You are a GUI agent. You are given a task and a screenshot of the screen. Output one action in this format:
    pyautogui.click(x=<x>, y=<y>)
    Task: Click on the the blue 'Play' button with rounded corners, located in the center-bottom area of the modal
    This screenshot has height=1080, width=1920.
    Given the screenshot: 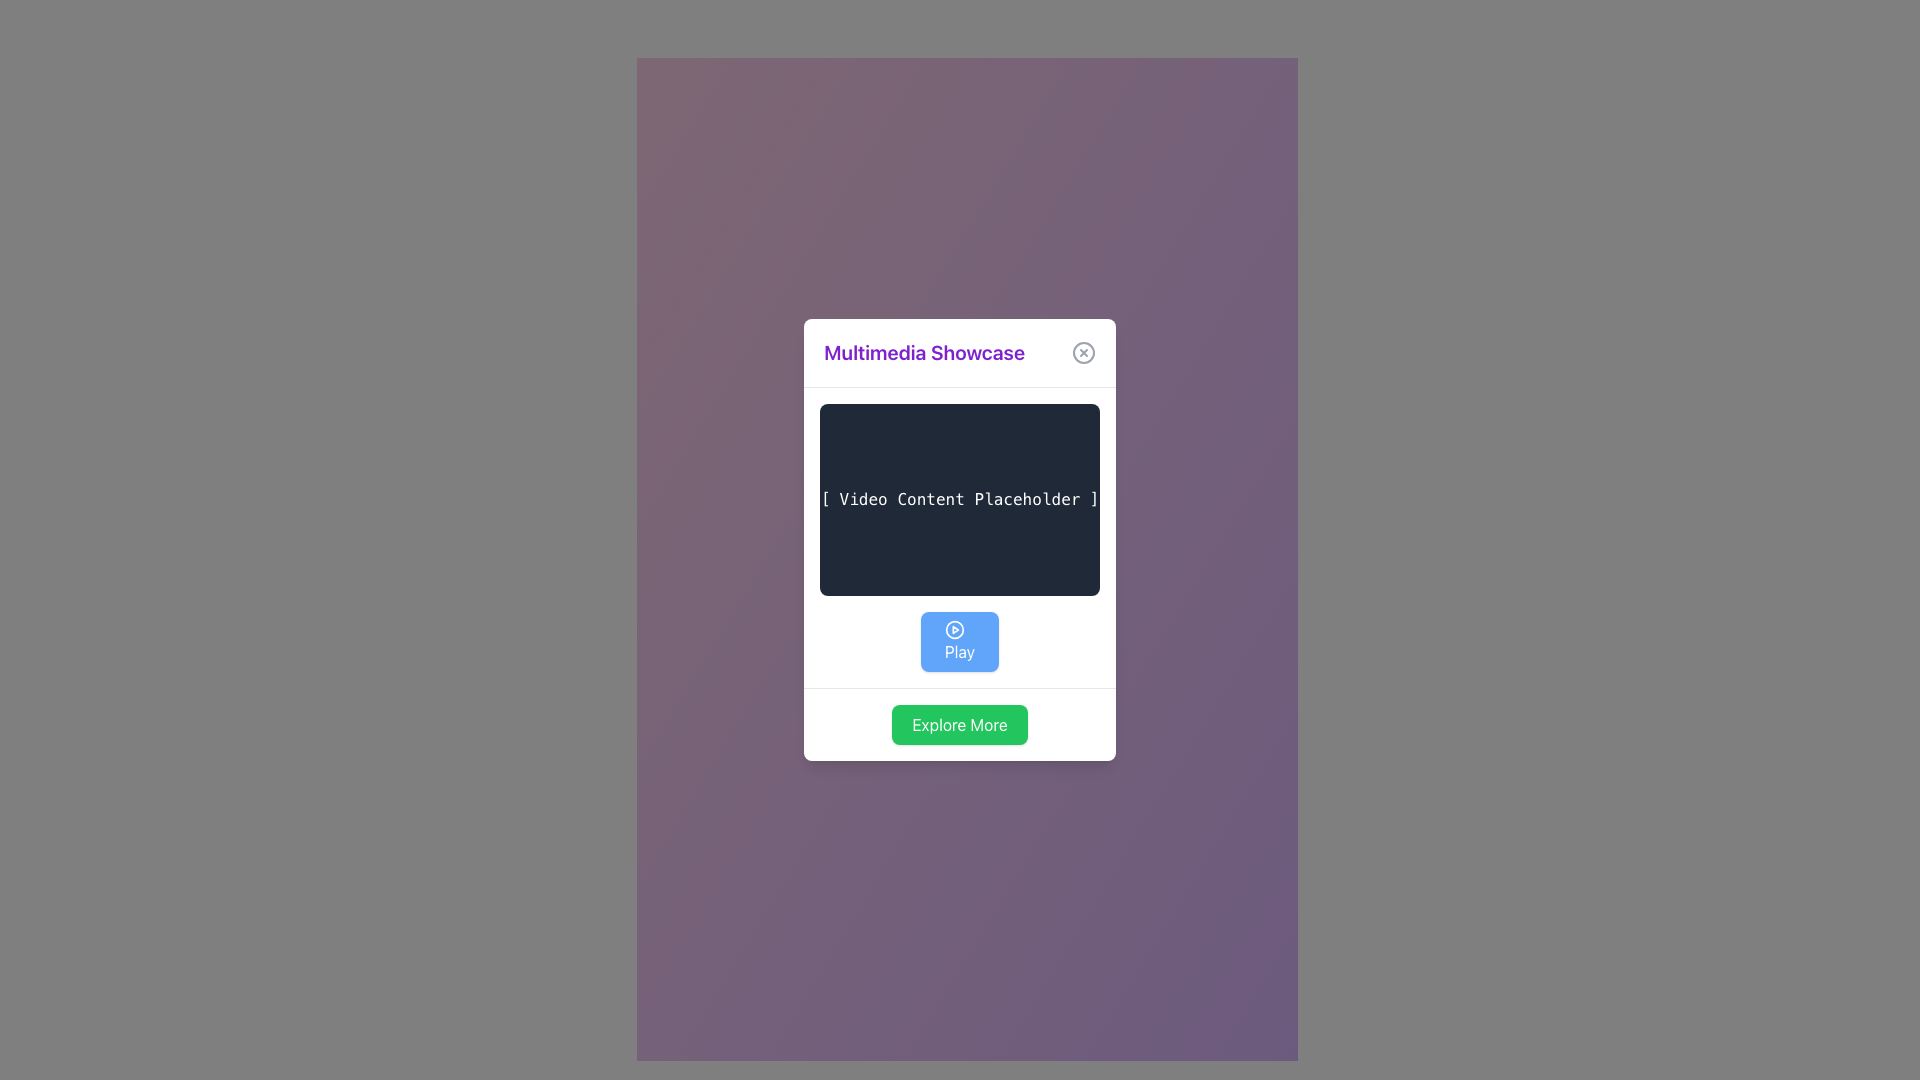 What is the action you would take?
    pyautogui.click(x=960, y=641)
    